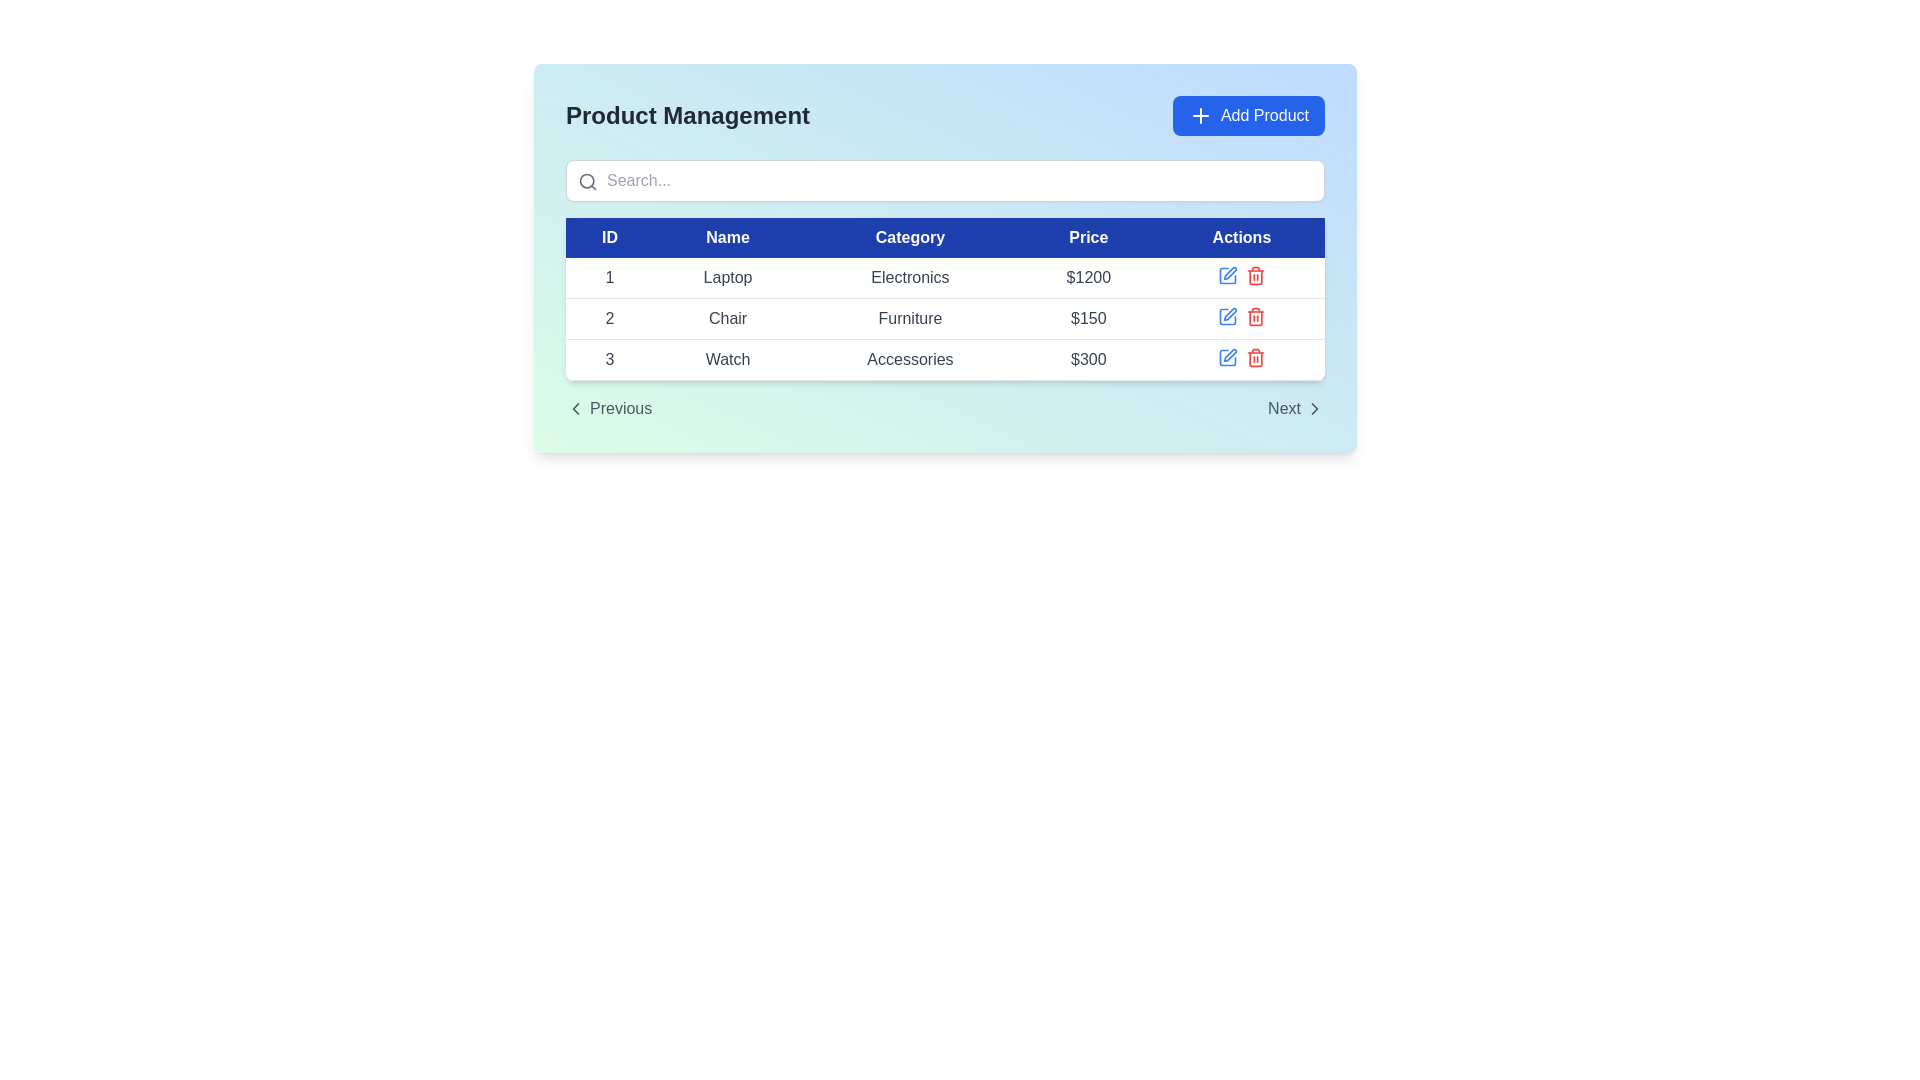 This screenshot has height=1080, width=1920. Describe the element at coordinates (608, 237) in the screenshot. I see `the label of the Table Header Cell for the 'ID' column, which is located at the upper left corner of the table` at that location.